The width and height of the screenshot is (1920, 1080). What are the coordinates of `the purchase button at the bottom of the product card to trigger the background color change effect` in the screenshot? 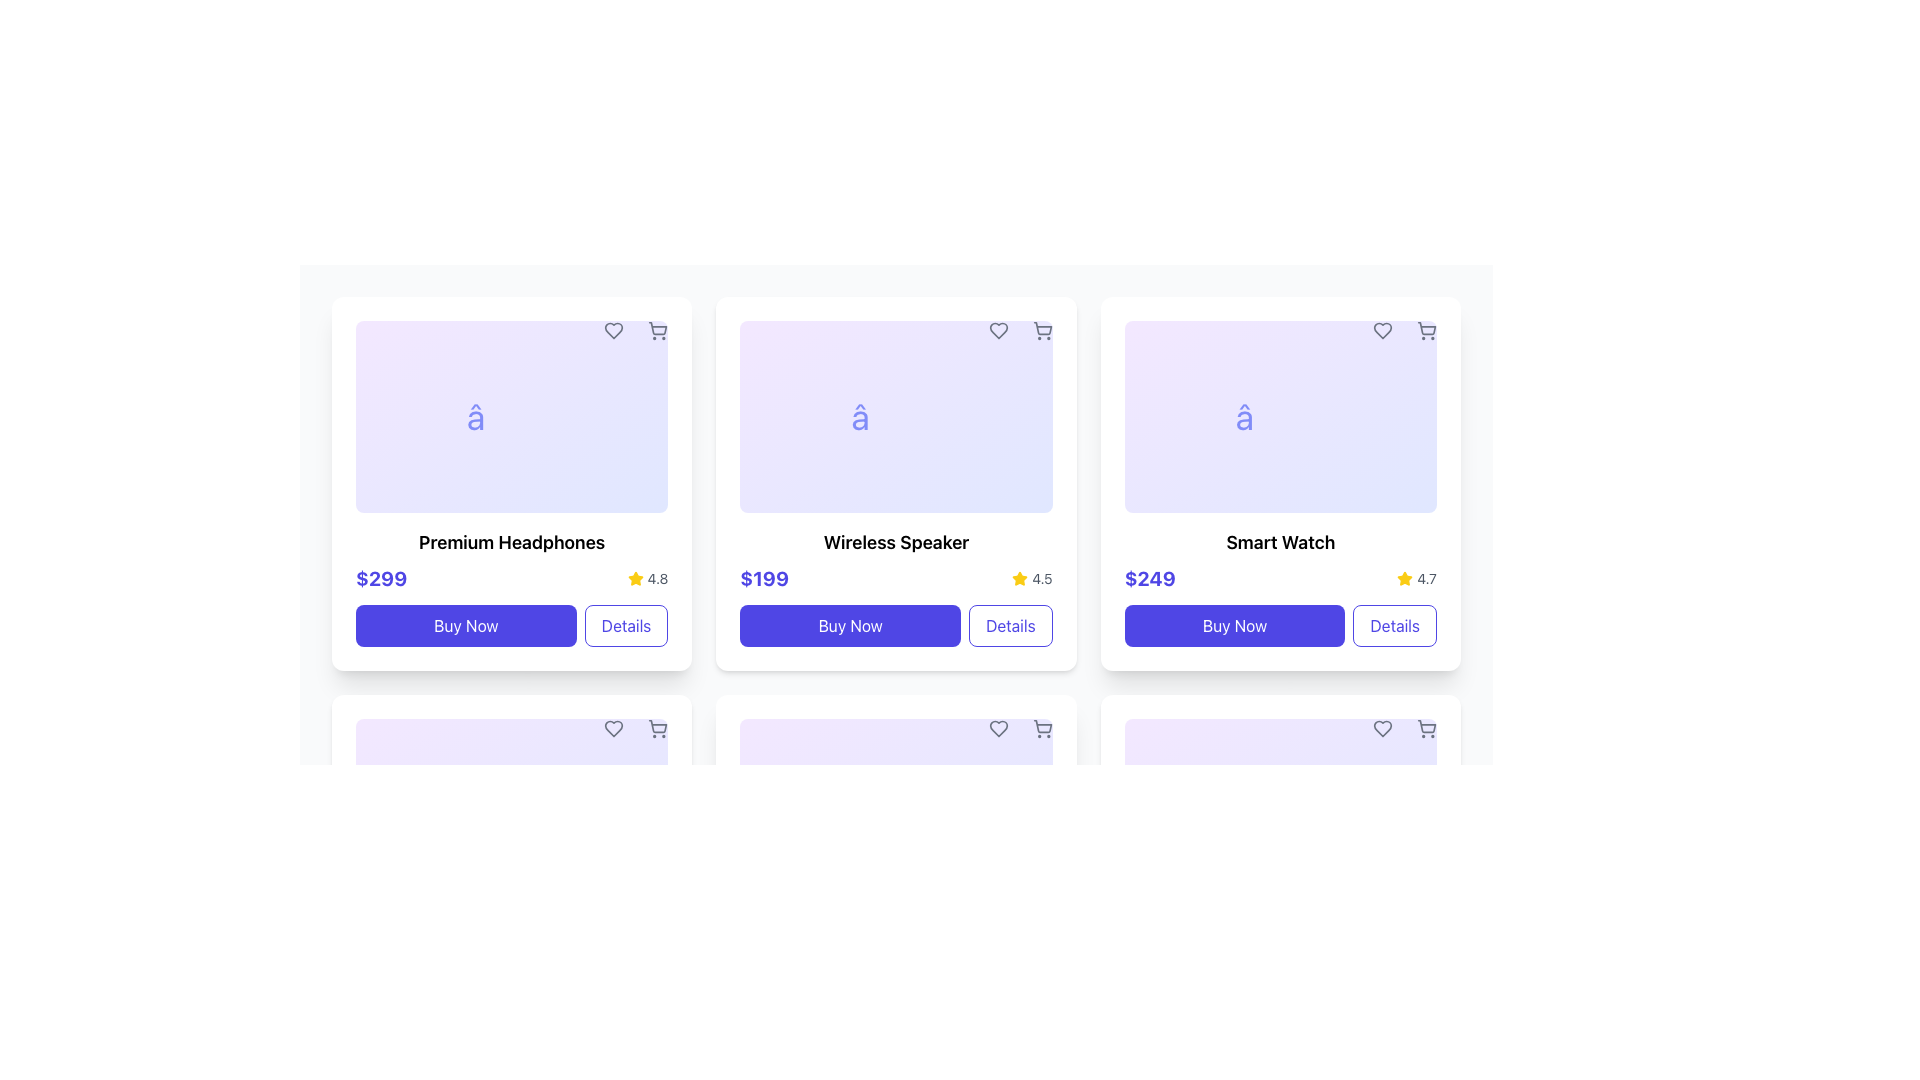 It's located at (465, 624).